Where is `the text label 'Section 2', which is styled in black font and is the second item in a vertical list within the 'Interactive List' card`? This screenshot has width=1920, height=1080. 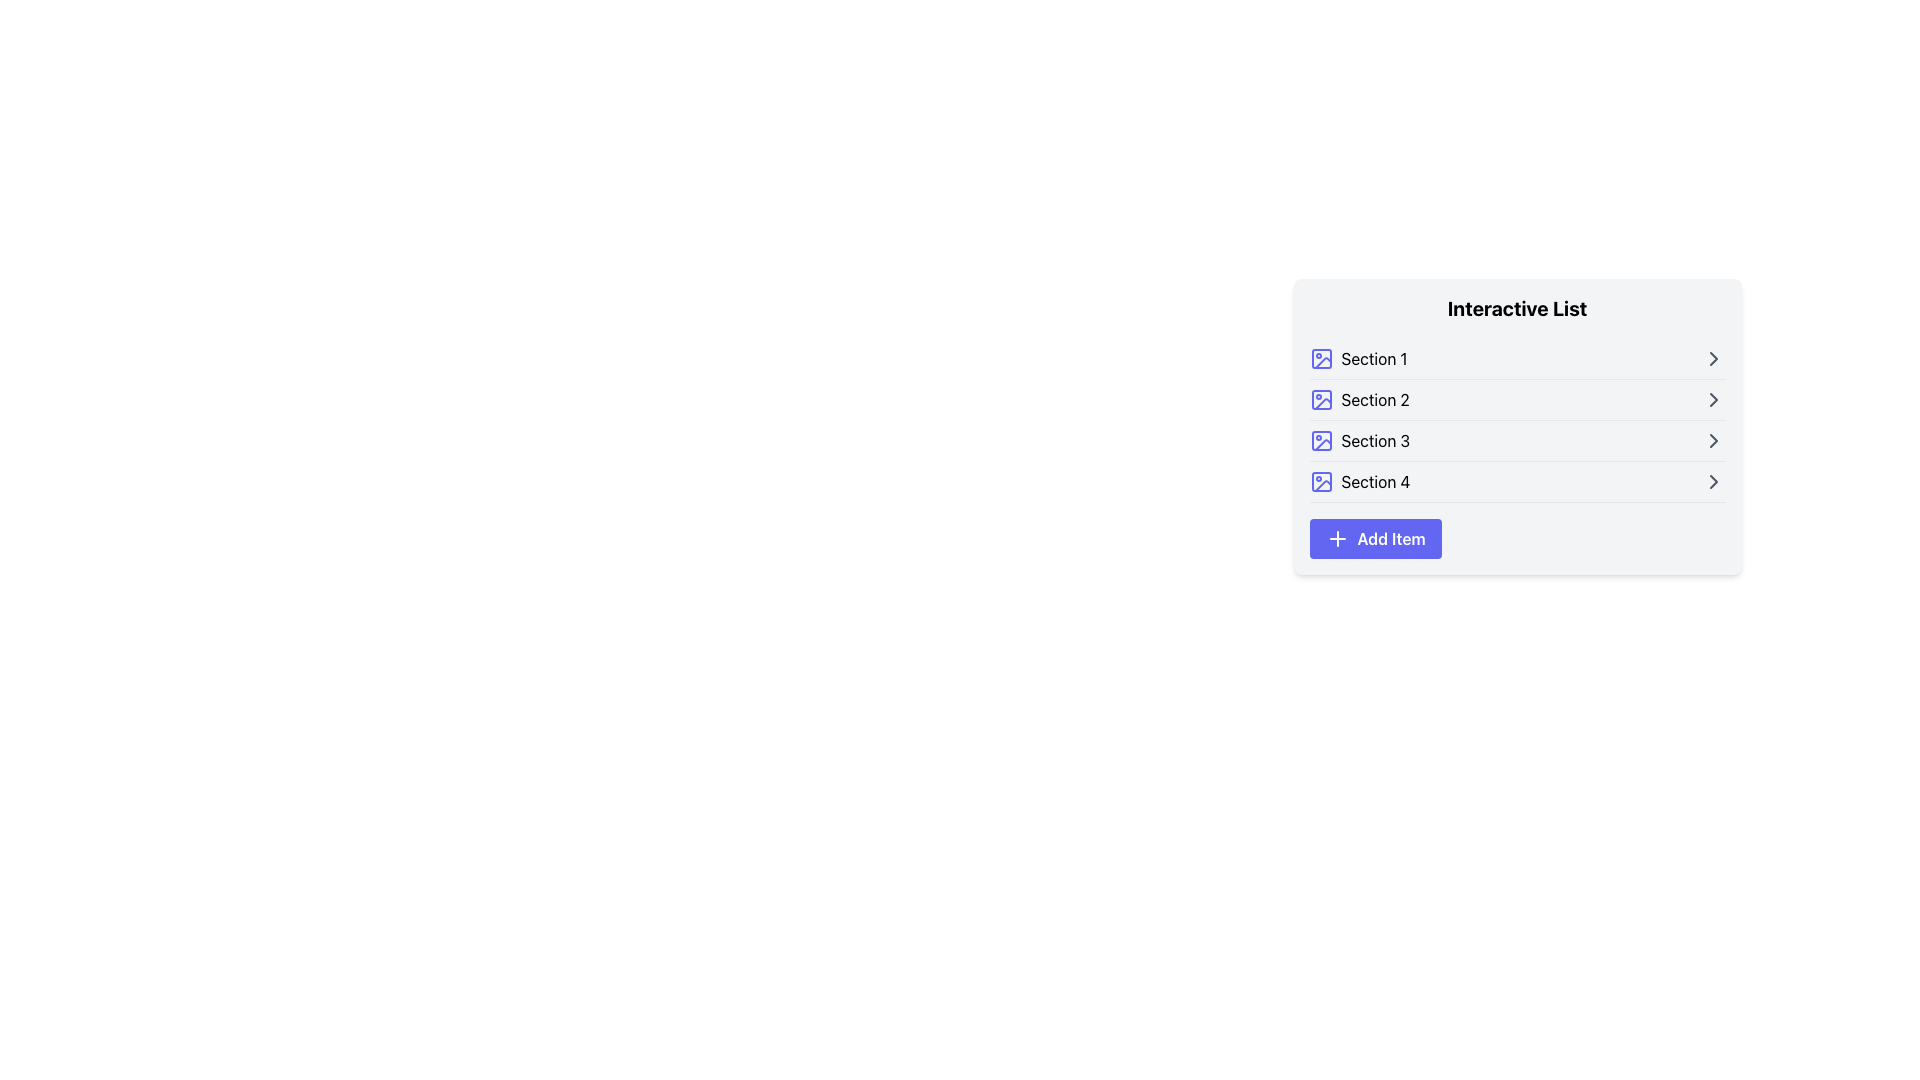
the text label 'Section 2', which is styled in black font and is the second item in a vertical list within the 'Interactive List' card is located at coordinates (1374, 400).